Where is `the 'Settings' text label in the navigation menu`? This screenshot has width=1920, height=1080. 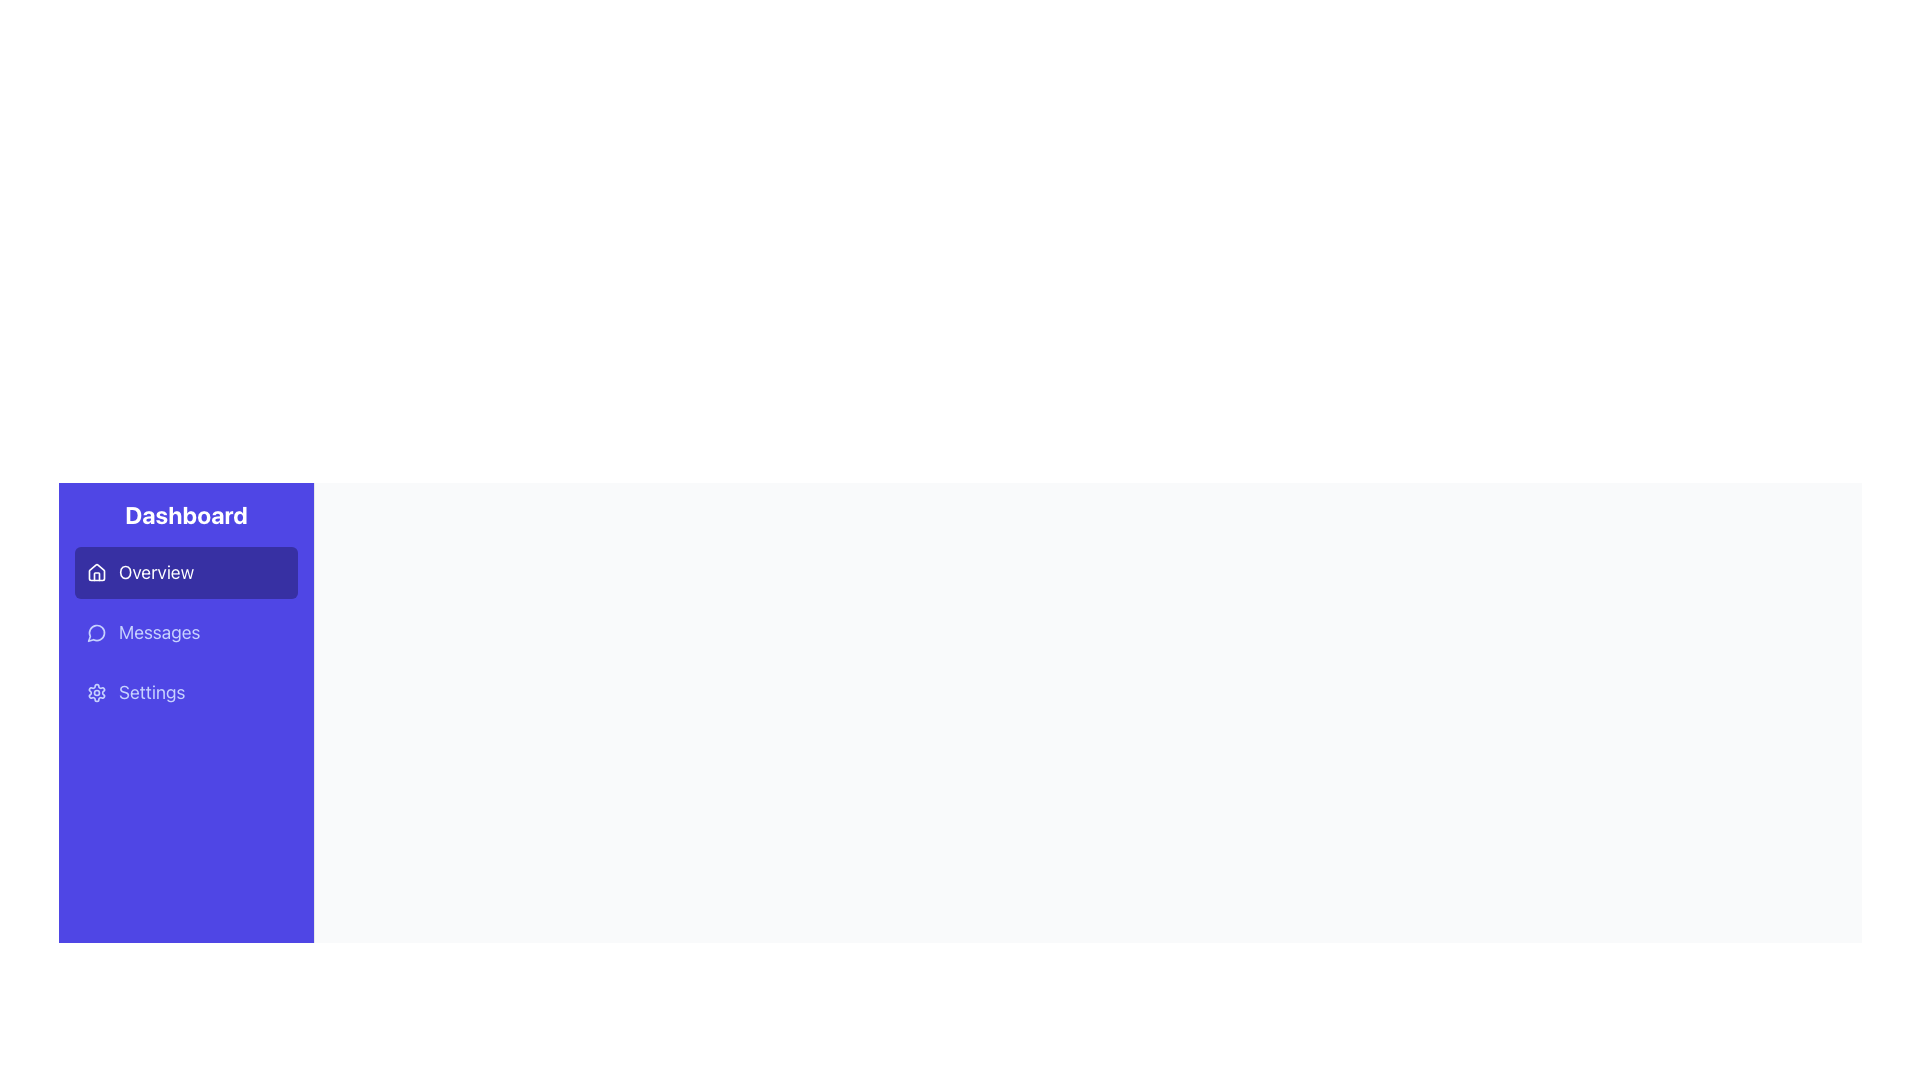
the 'Settings' text label in the navigation menu is located at coordinates (151, 692).